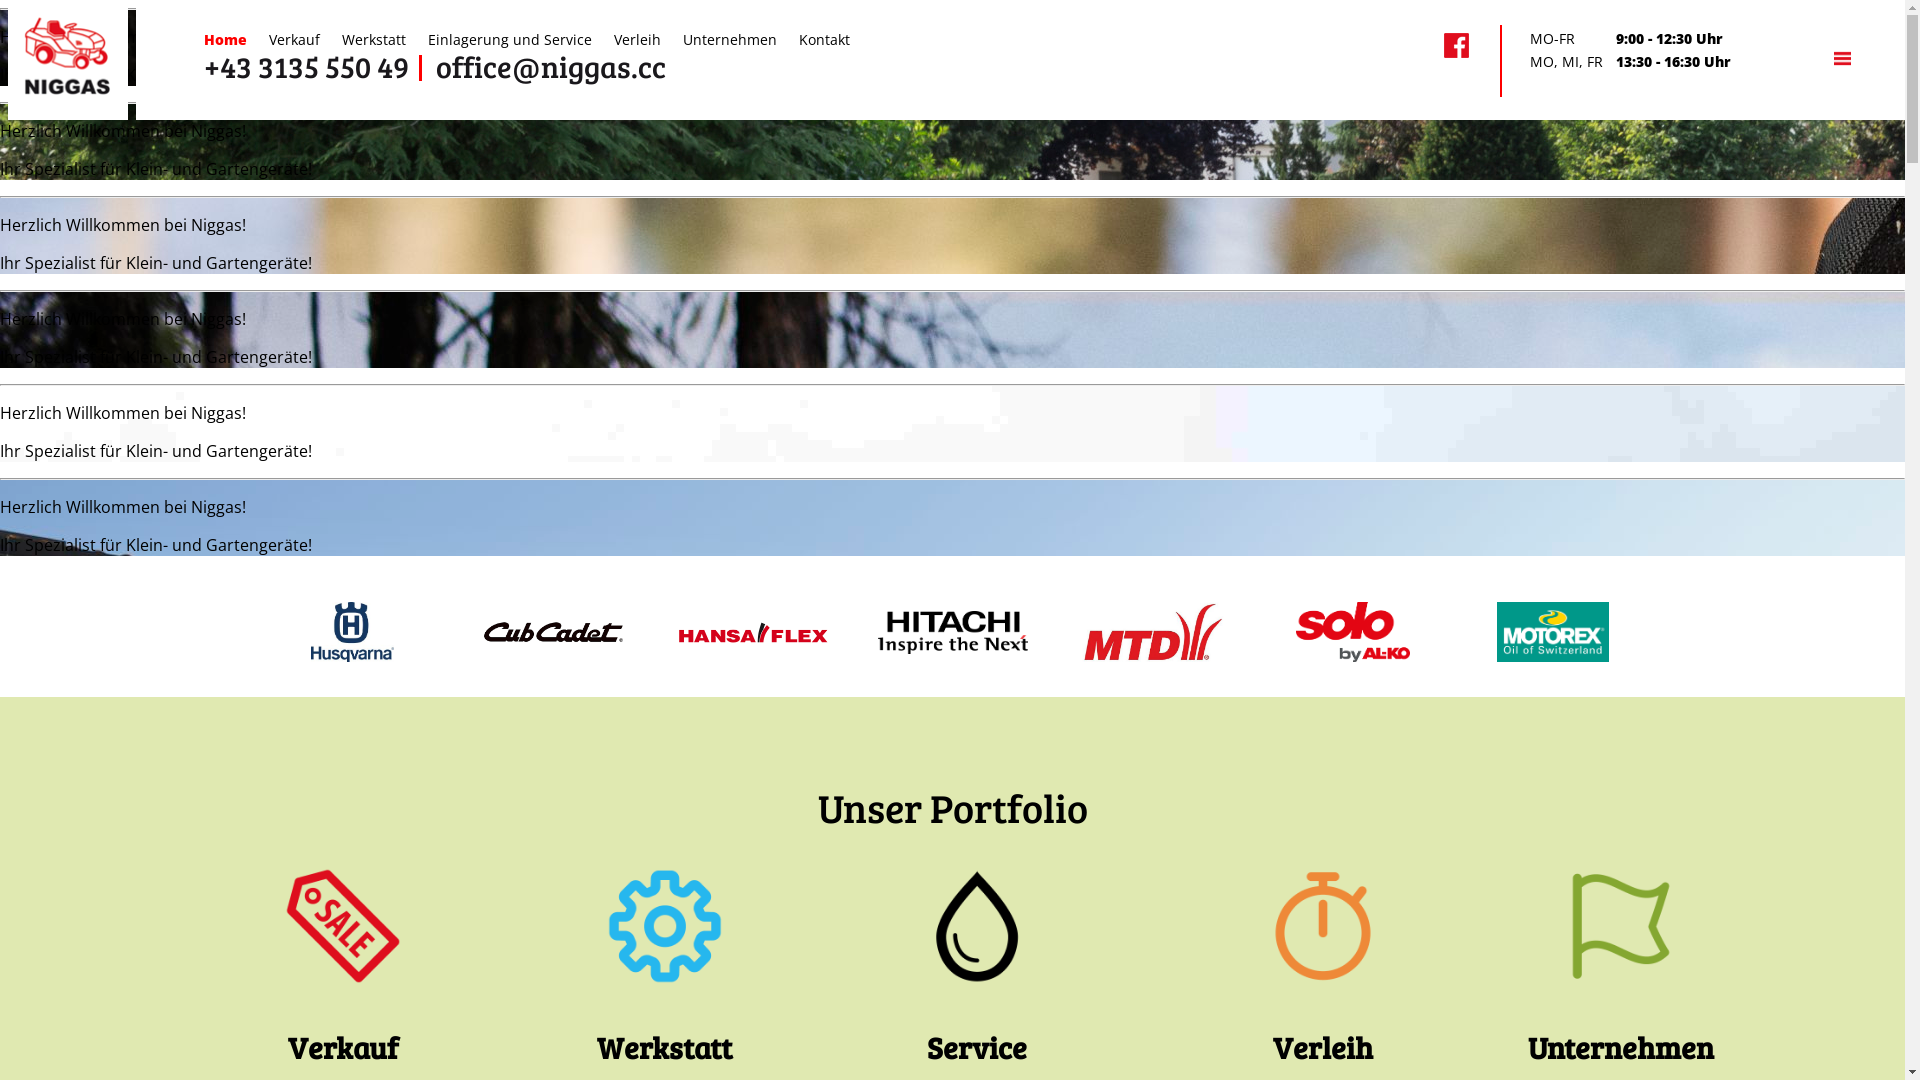 Image resolution: width=1920 pixels, height=1080 pixels. What do you see at coordinates (551, 64) in the screenshot?
I see `'office@niggas.cc'` at bounding box center [551, 64].